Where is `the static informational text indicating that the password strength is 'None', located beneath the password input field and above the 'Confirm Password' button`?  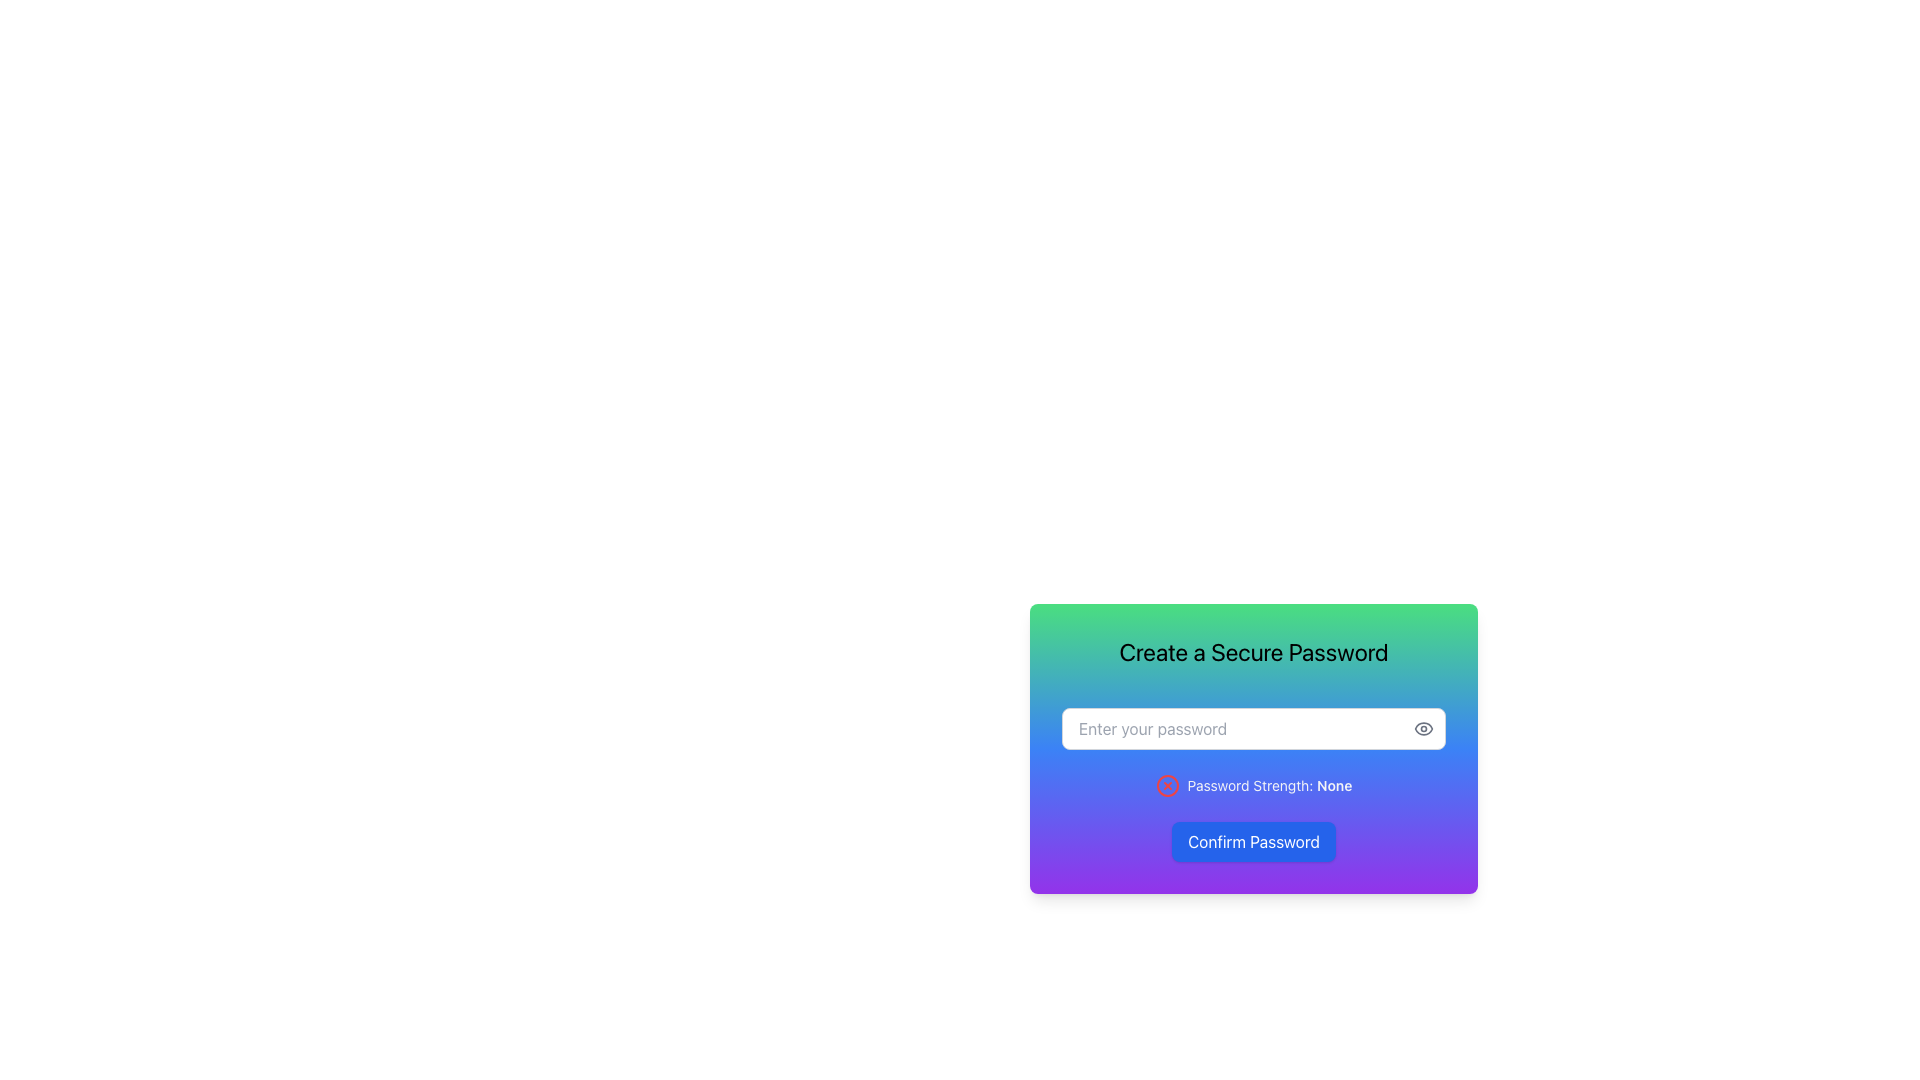 the static informational text indicating that the password strength is 'None', located beneath the password input field and above the 'Confirm Password' button is located at coordinates (1252, 785).